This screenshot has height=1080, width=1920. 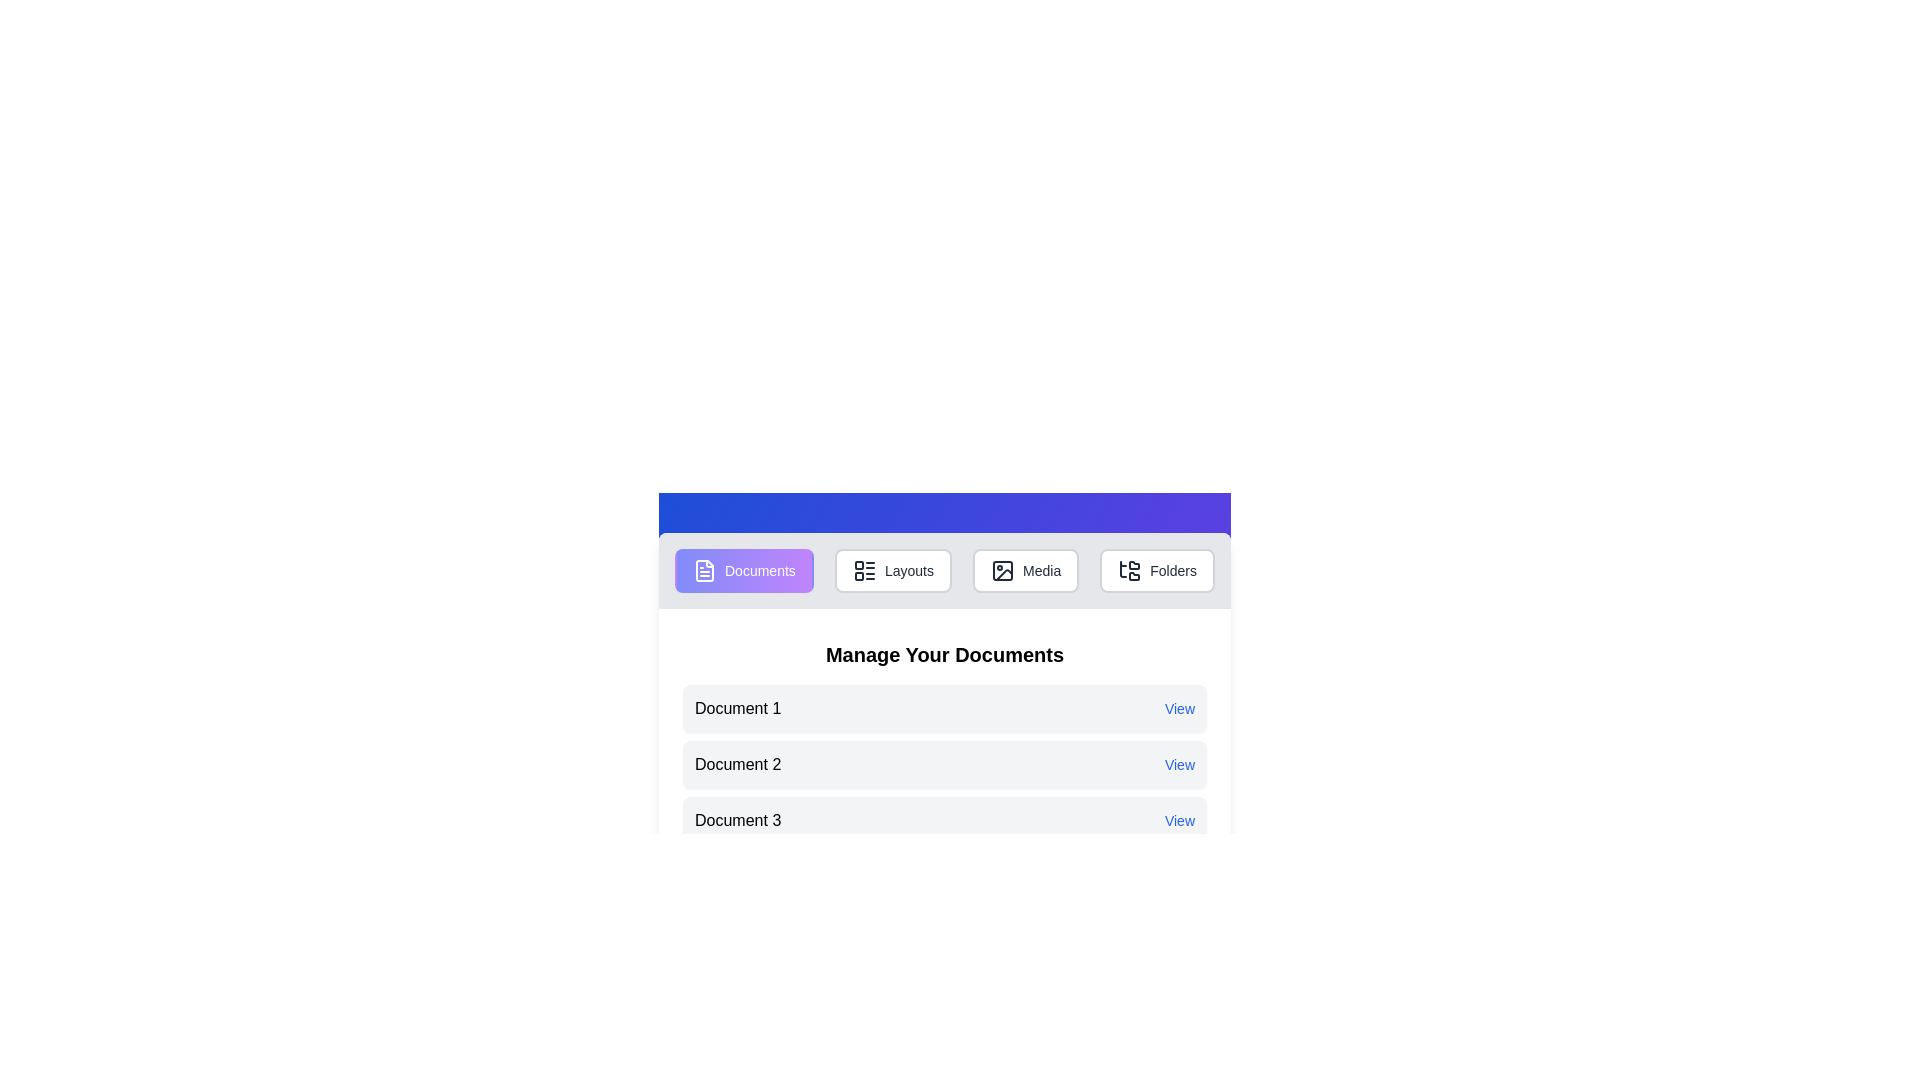 What do you see at coordinates (1180, 708) in the screenshot?
I see `the hyperlink labeled 'View', which is styled in blue font and underlined on hover, located next to 'Document 1'` at bounding box center [1180, 708].